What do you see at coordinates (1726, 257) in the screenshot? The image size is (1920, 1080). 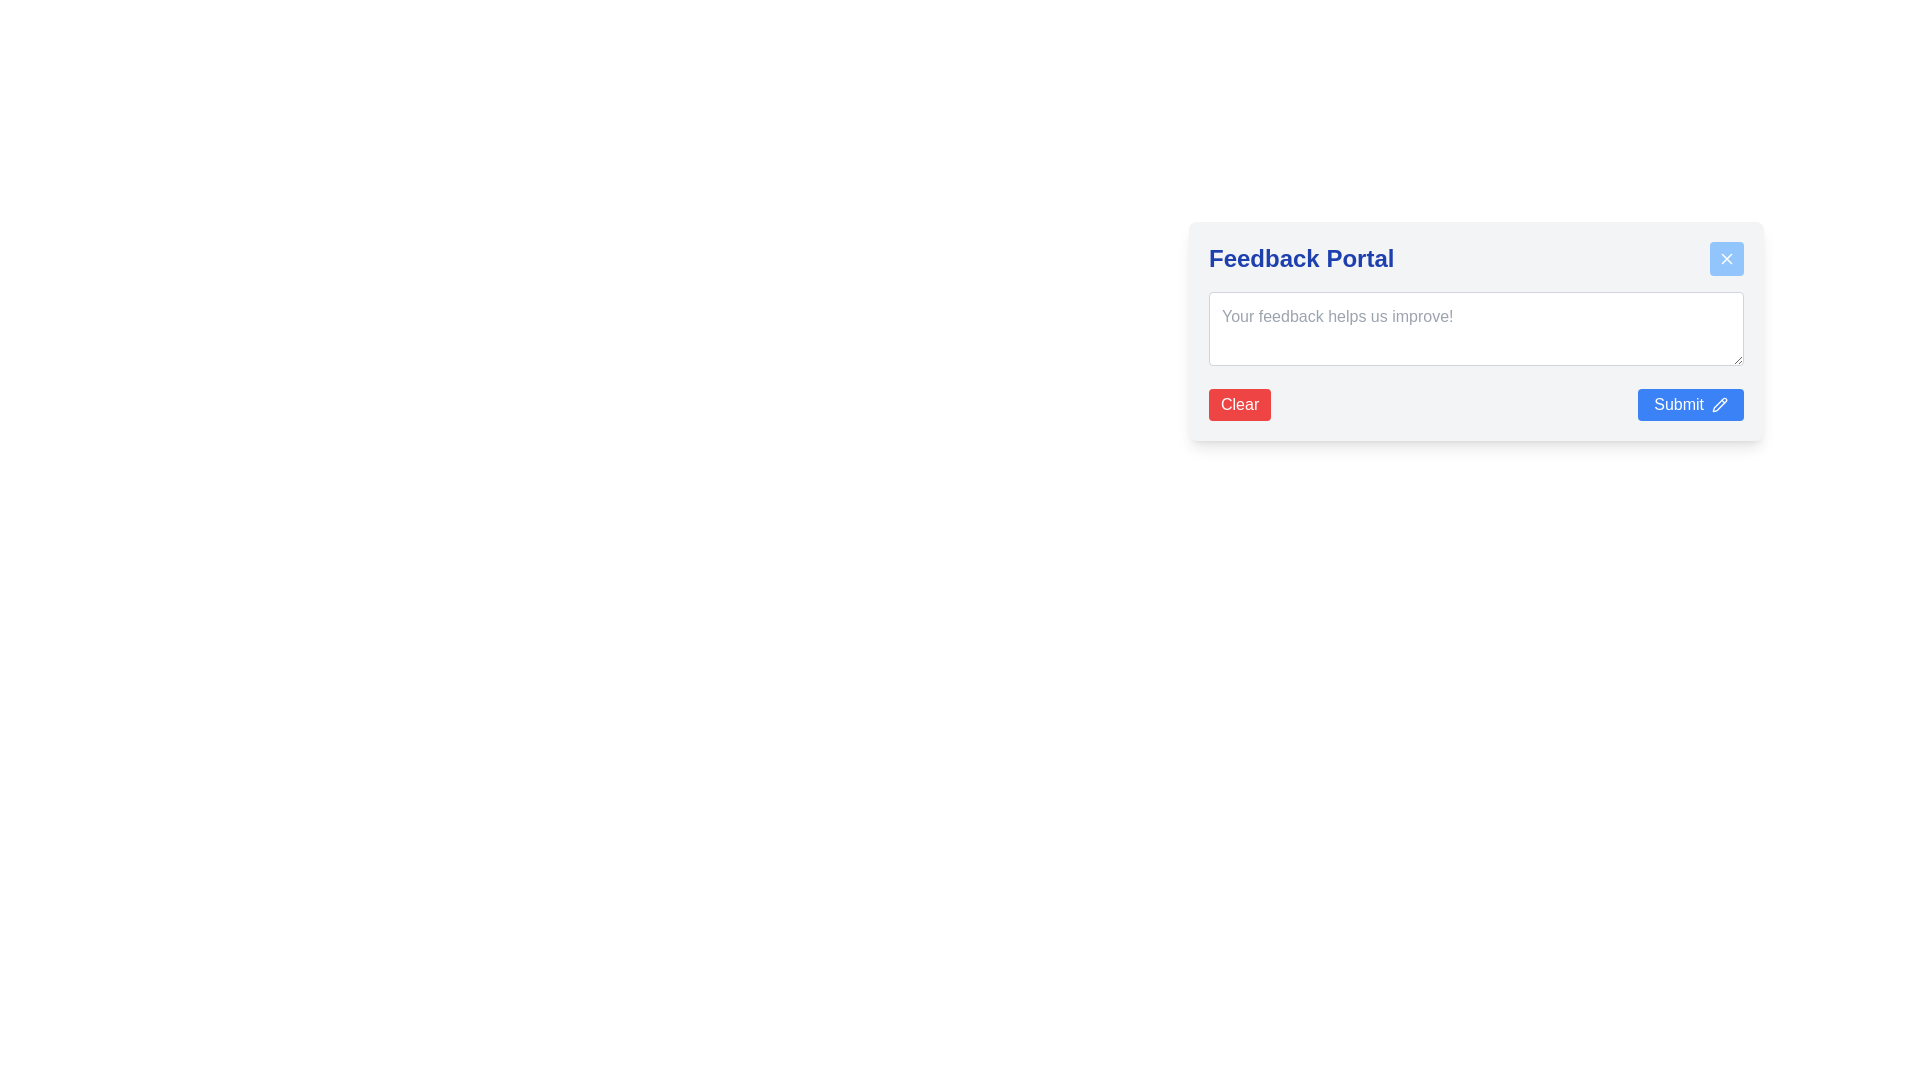 I see `the small rounded rectangular button with a blue background and white text in the top-right corner of the 'Feedback Portal' section` at bounding box center [1726, 257].